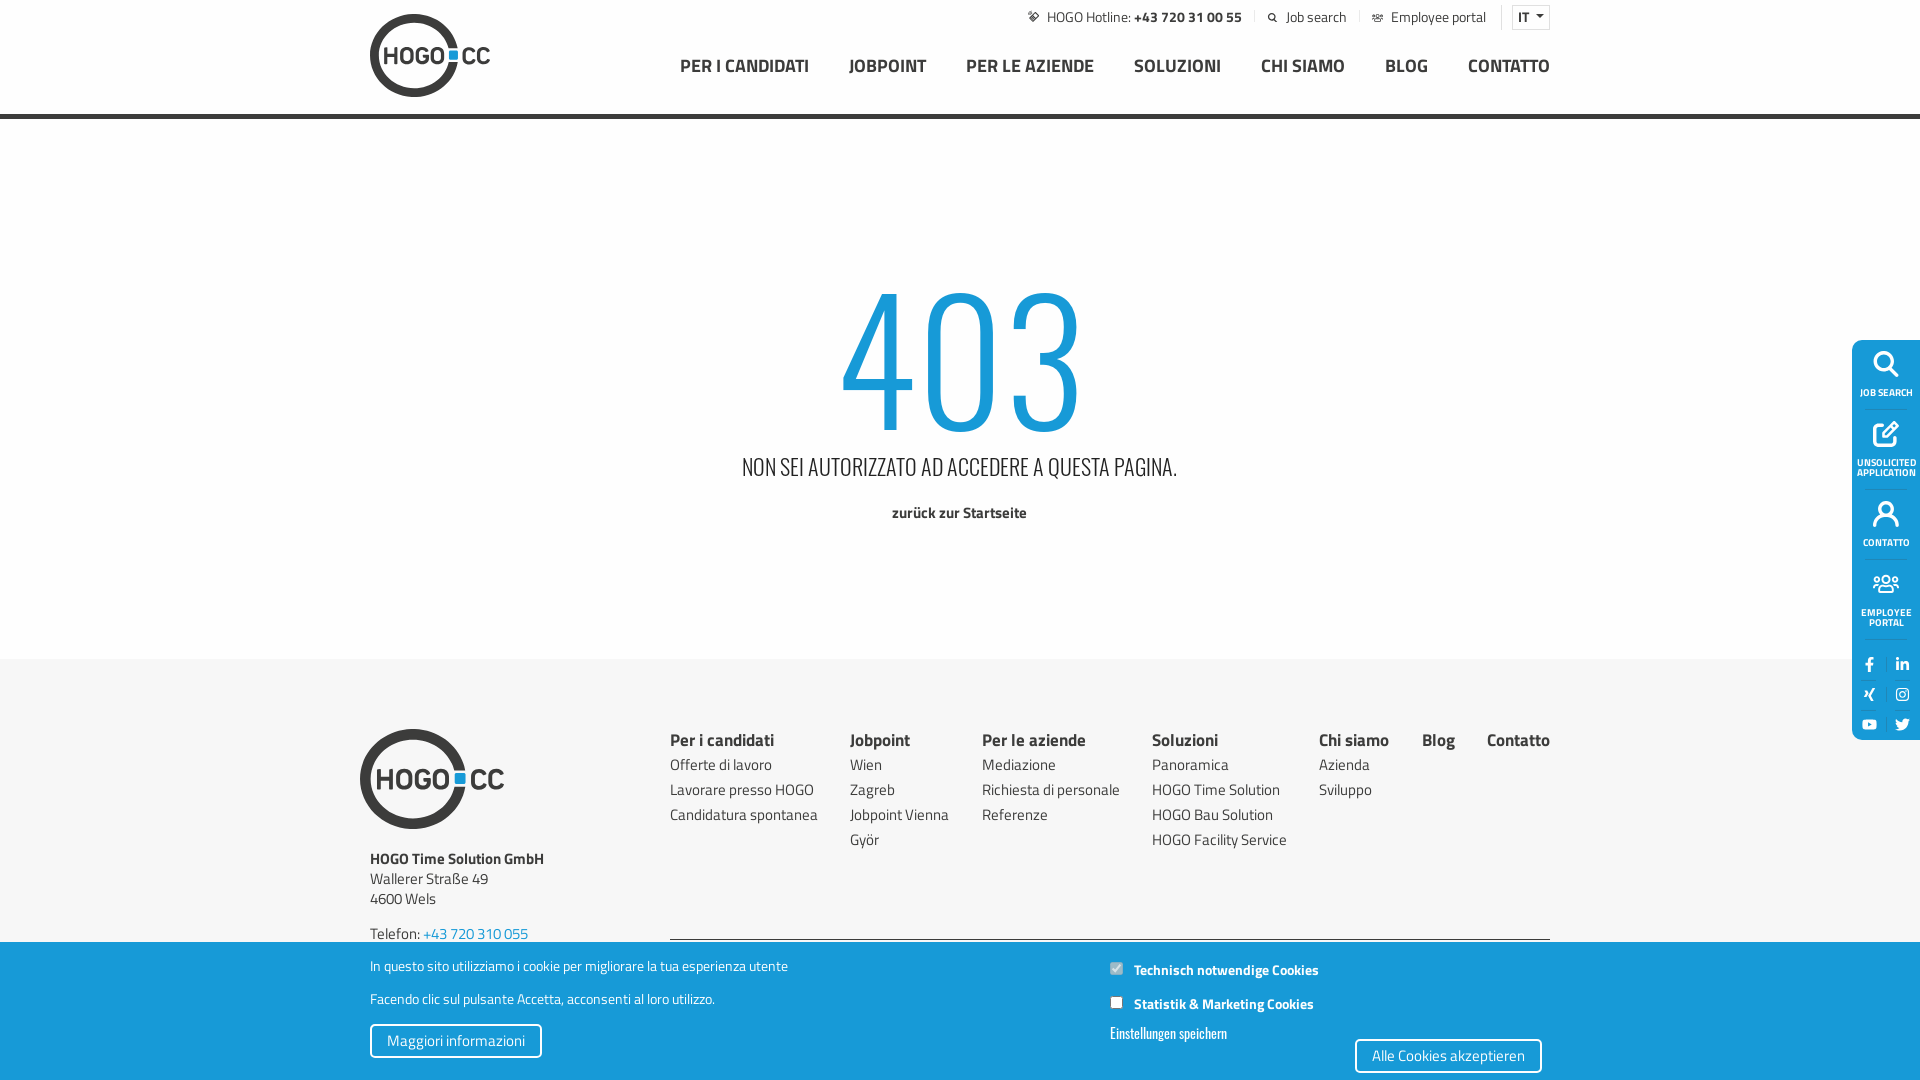 This screenshot has width=1920, height=1080. Describe the element at coordinates (743, 788) in the screenshot. I see `'Lavorare presso HOGO'` at that location.